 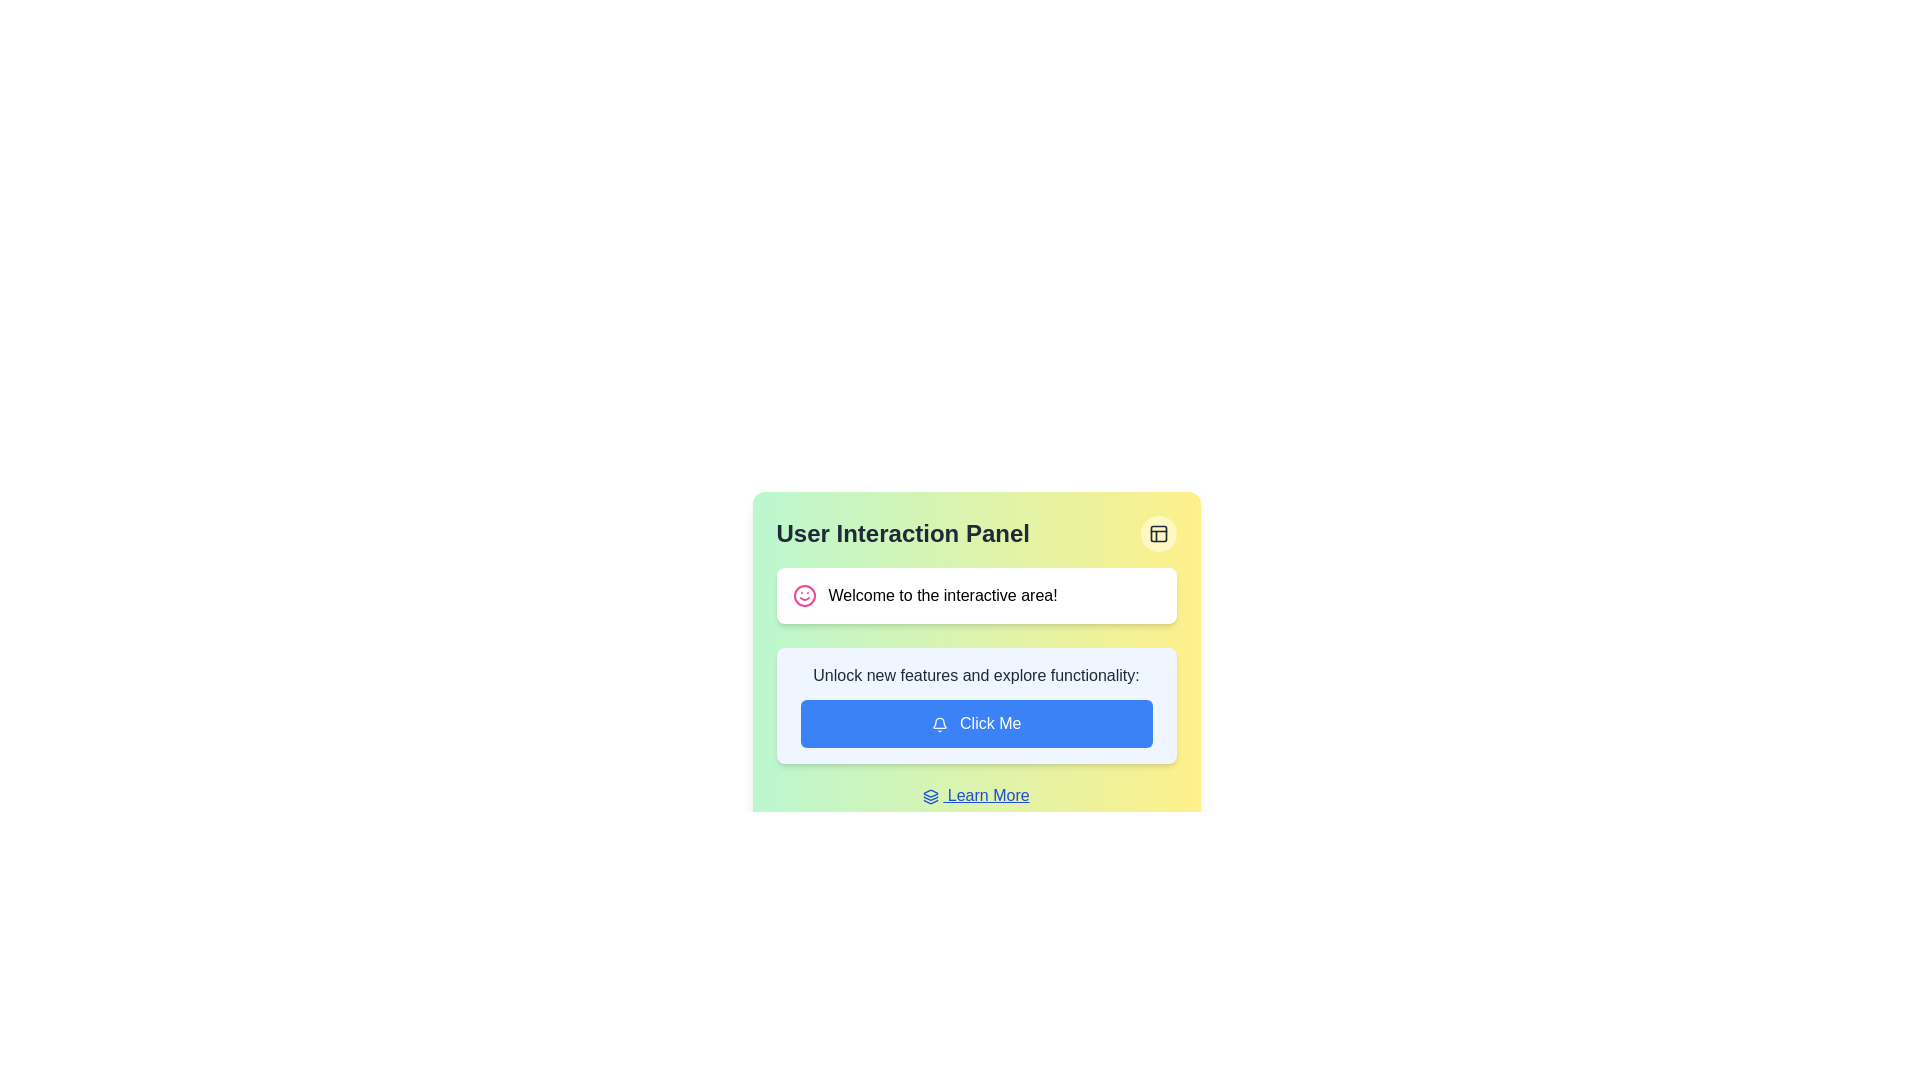 What do you see at coordinates (976, 595) in the screenshot?
I see `the text block with a pink smiley icon and the text 'Welcome to the interactive area!' positioned beneath the title 'User Interaction Panel'` at bounding box center [976, 595].